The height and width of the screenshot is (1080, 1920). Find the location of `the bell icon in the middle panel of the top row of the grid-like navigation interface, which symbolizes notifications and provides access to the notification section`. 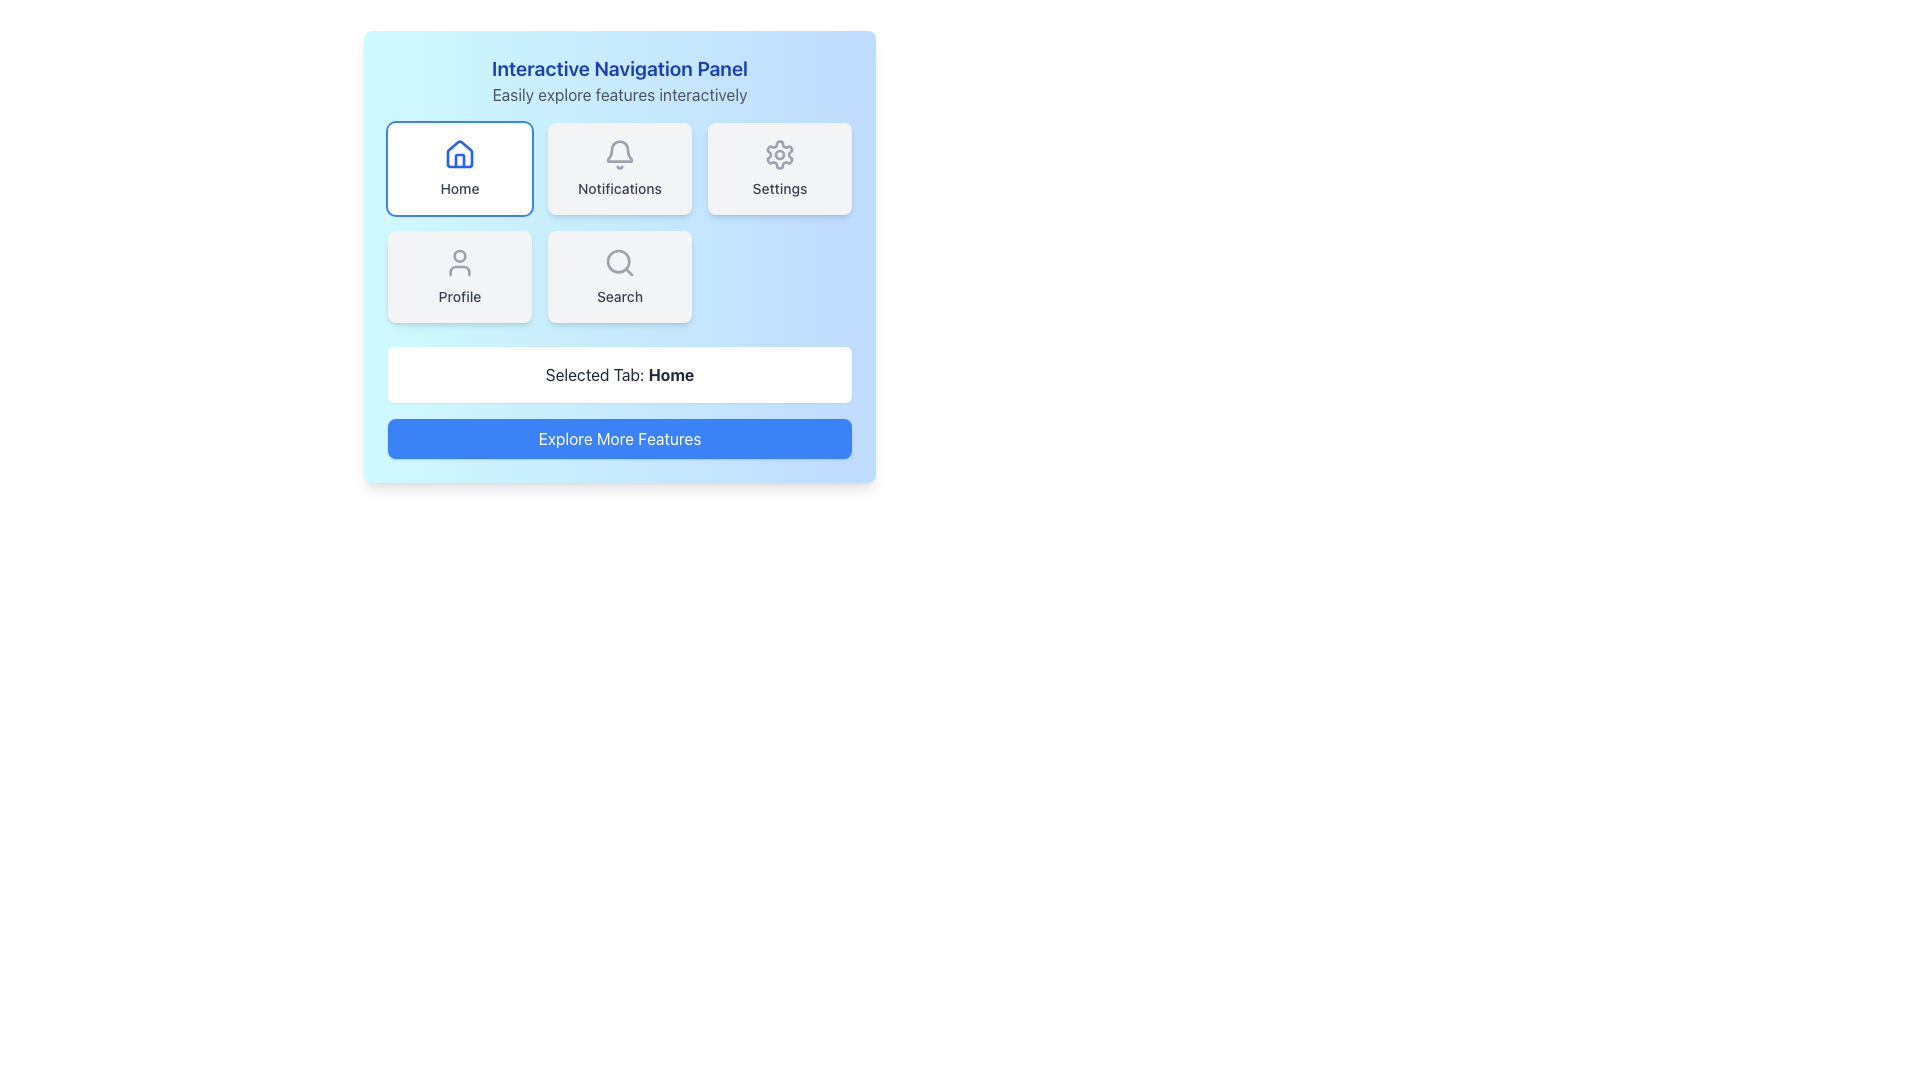

the bell icon in the middle panel of the top row of the grid-like navigation interface, which symbolizes notifications and provides access to the notification section is located at coordinates (618, 153).